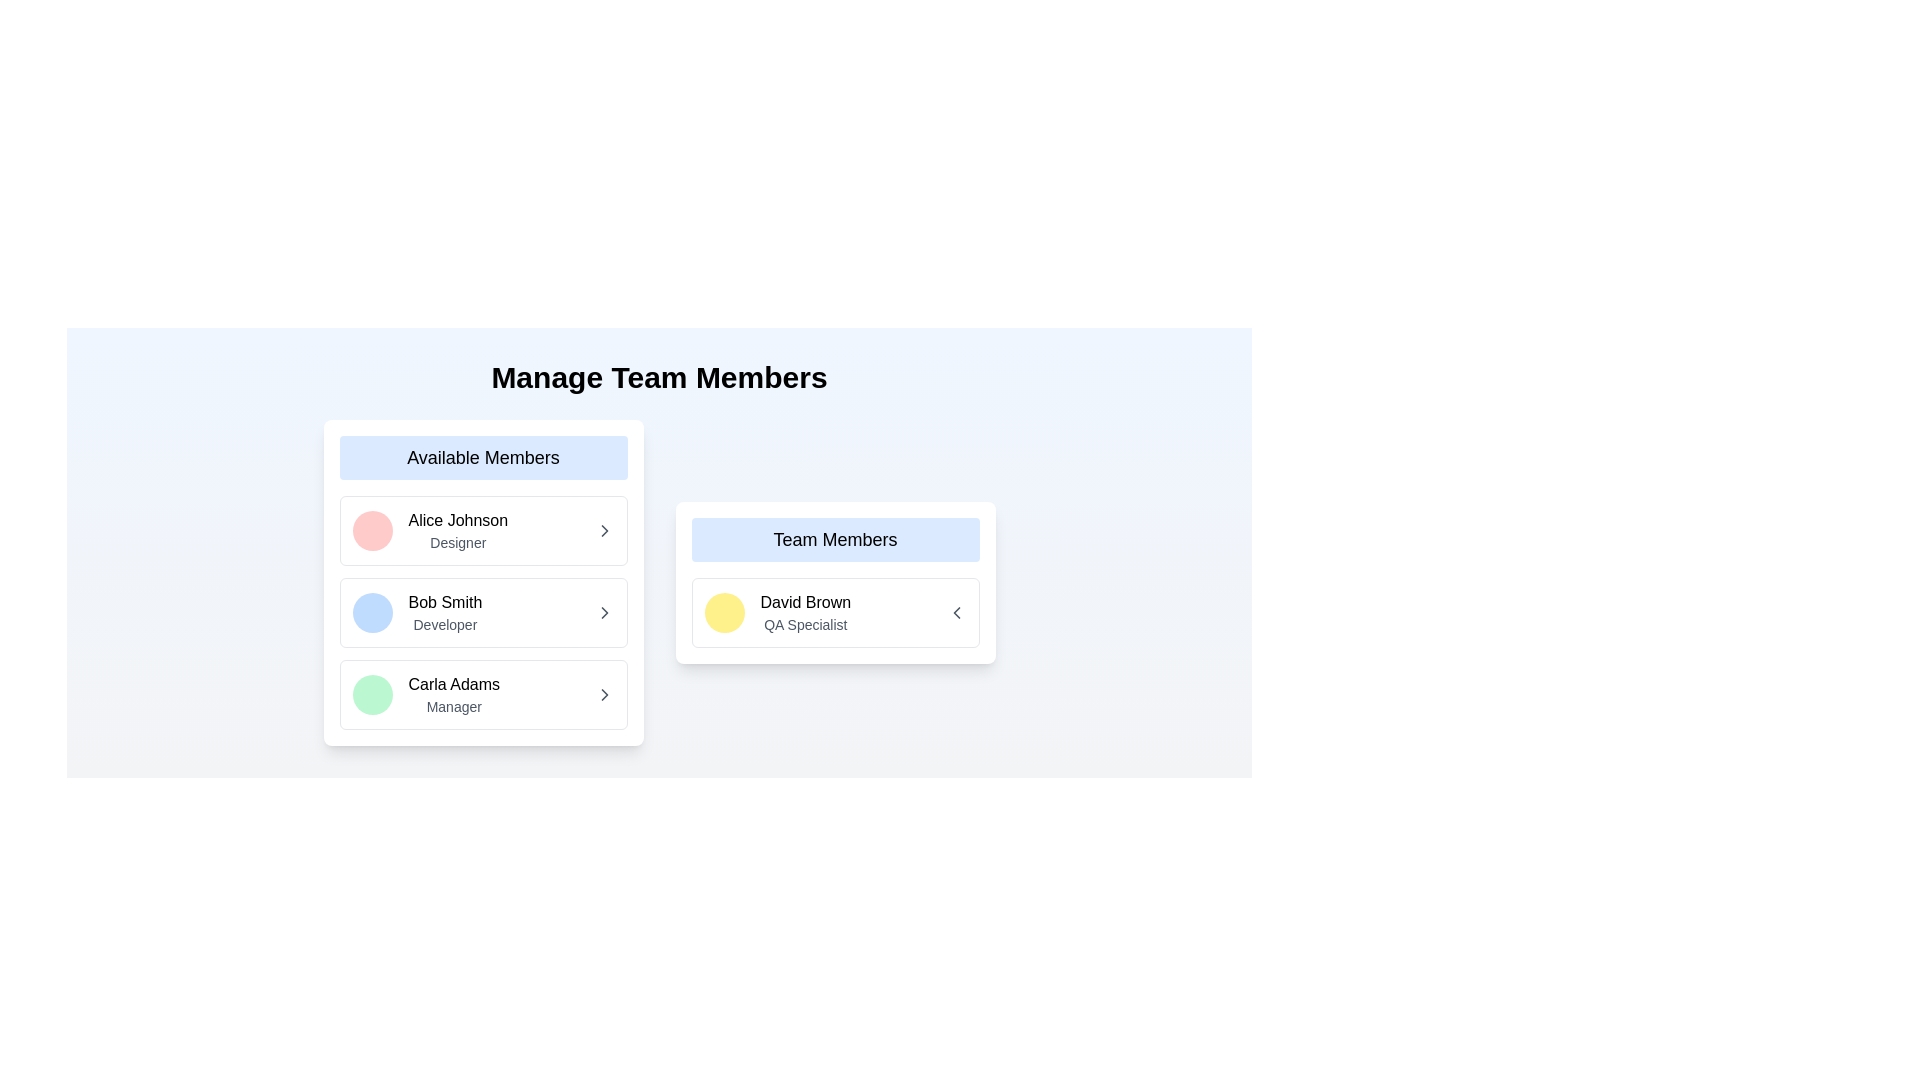 This screenshot has height=1080, width=1920. Describe the element at coordinates (603, 530) in the screenshot. I see `the button with a chevron icon located in the 'Available Members' panel for 'Alice Johnson'` at that location.